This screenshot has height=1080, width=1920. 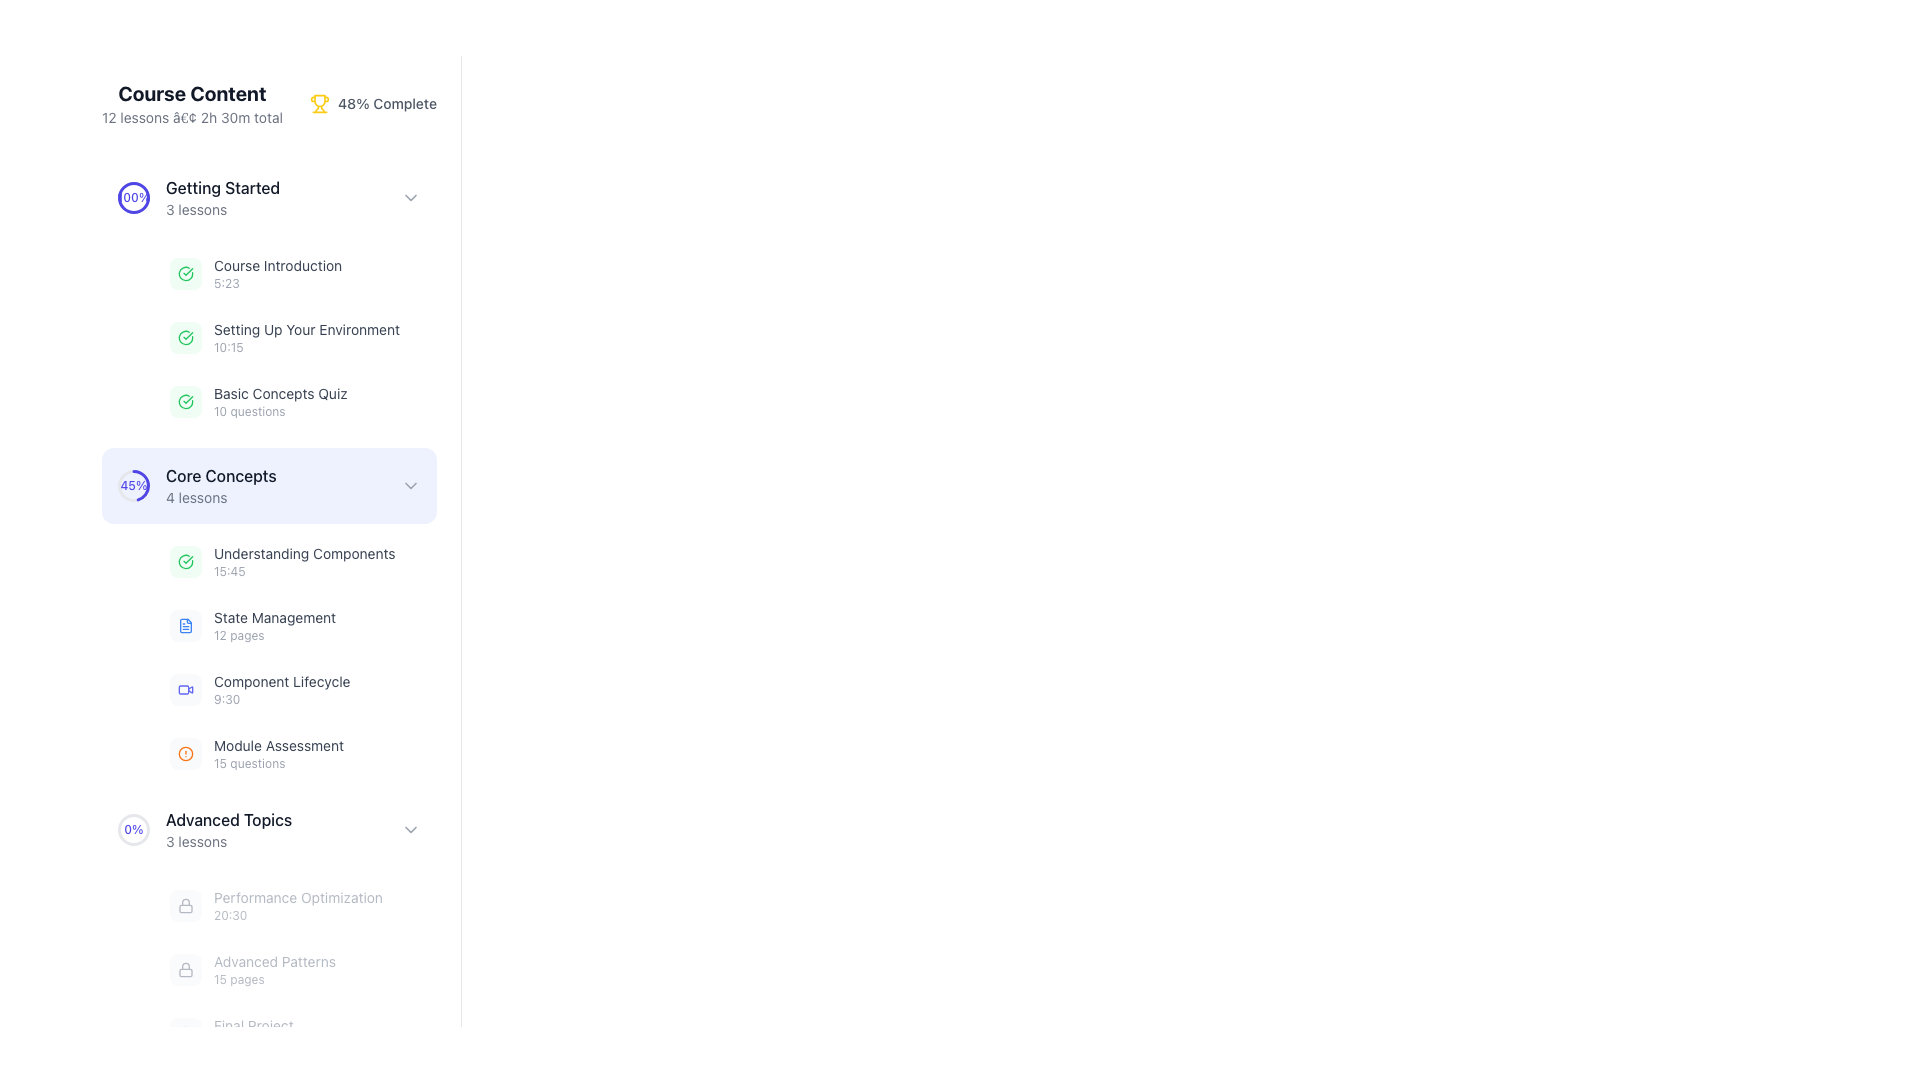 I want to click on the circular progress indicator displaying '0%' in its center, which is located to the left of the 'Advanced Topics' text in the course content section, so click(x=133, y=829).